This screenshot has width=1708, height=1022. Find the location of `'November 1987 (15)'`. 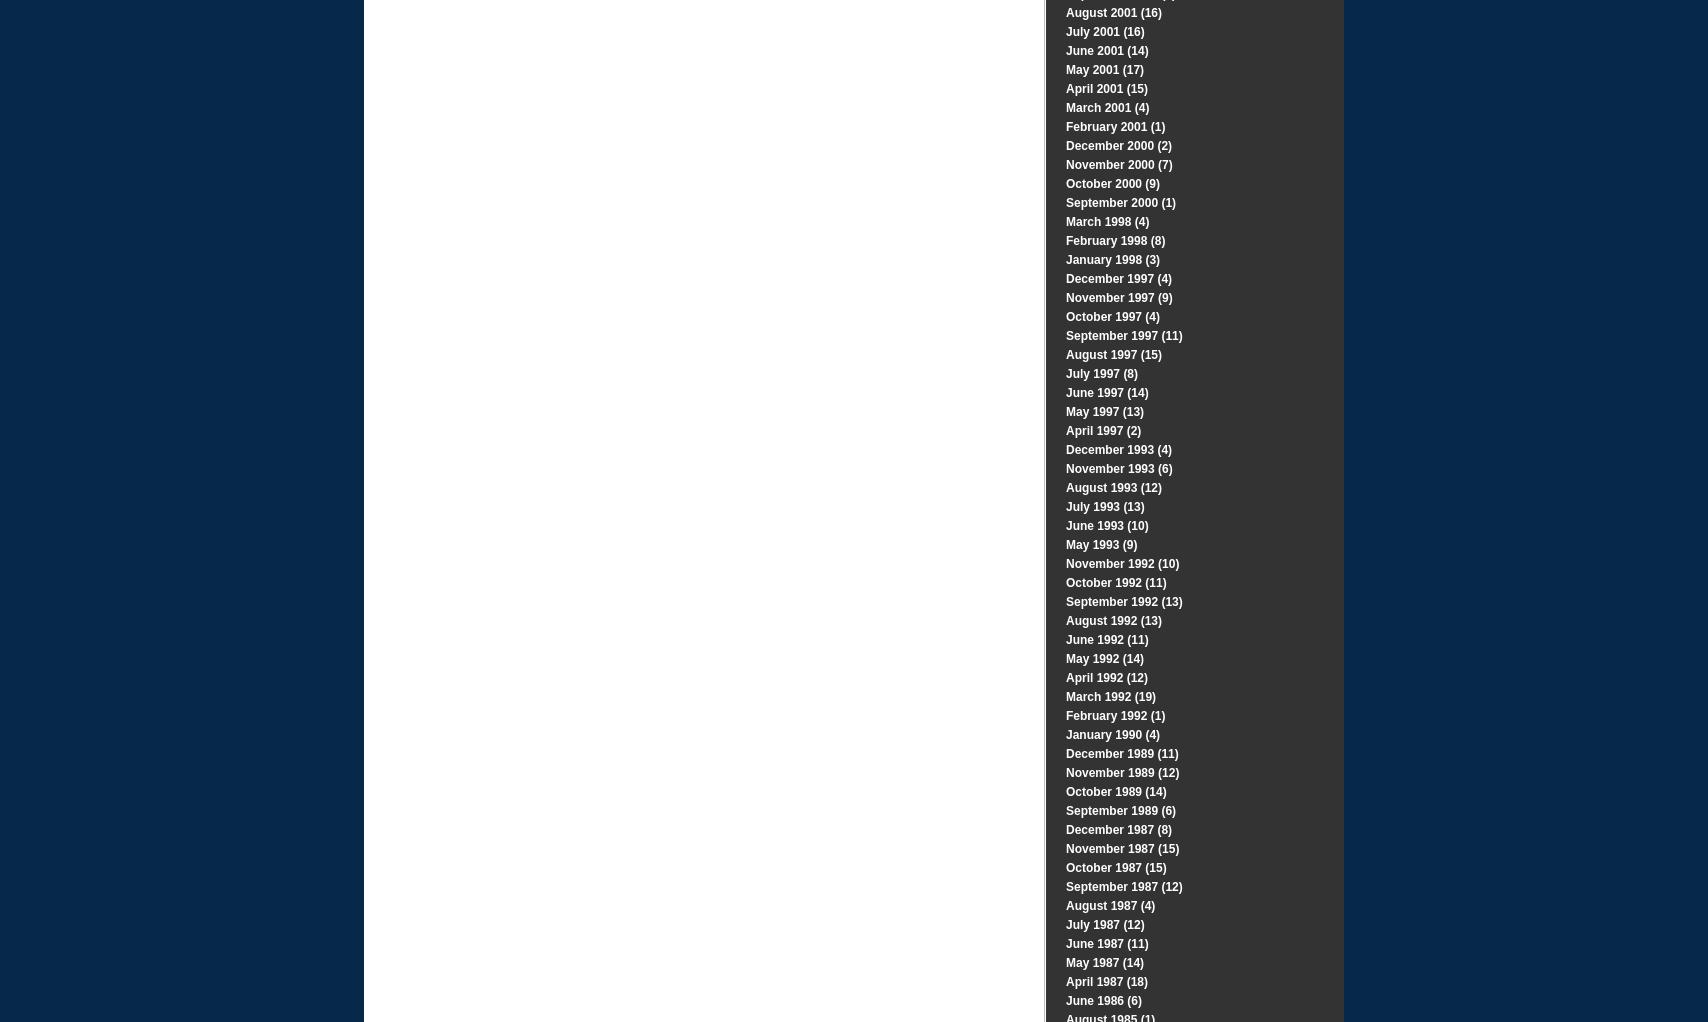

'November 1987 (15)' is located at coordinates (1122, 848).